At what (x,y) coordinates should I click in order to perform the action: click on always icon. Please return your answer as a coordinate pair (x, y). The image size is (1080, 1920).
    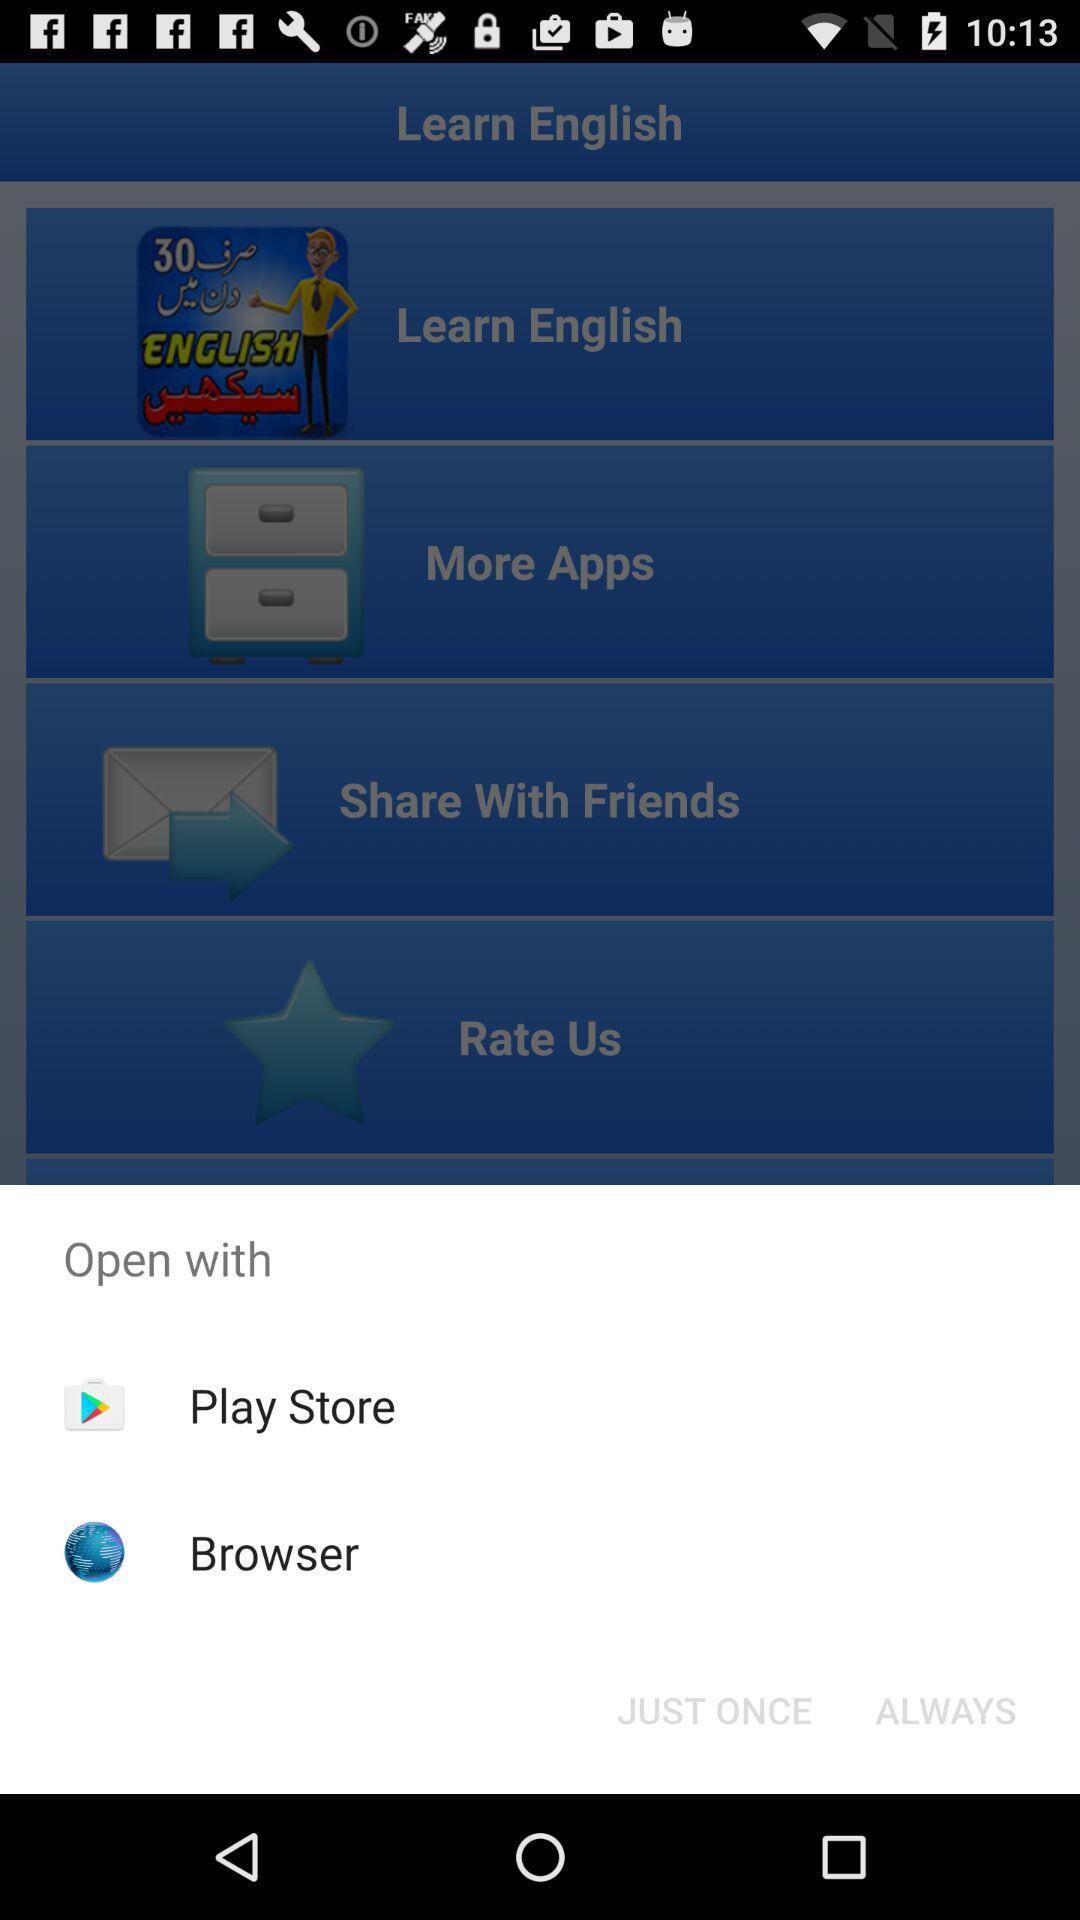
    Looking at the image, I should click on (945, 1708).